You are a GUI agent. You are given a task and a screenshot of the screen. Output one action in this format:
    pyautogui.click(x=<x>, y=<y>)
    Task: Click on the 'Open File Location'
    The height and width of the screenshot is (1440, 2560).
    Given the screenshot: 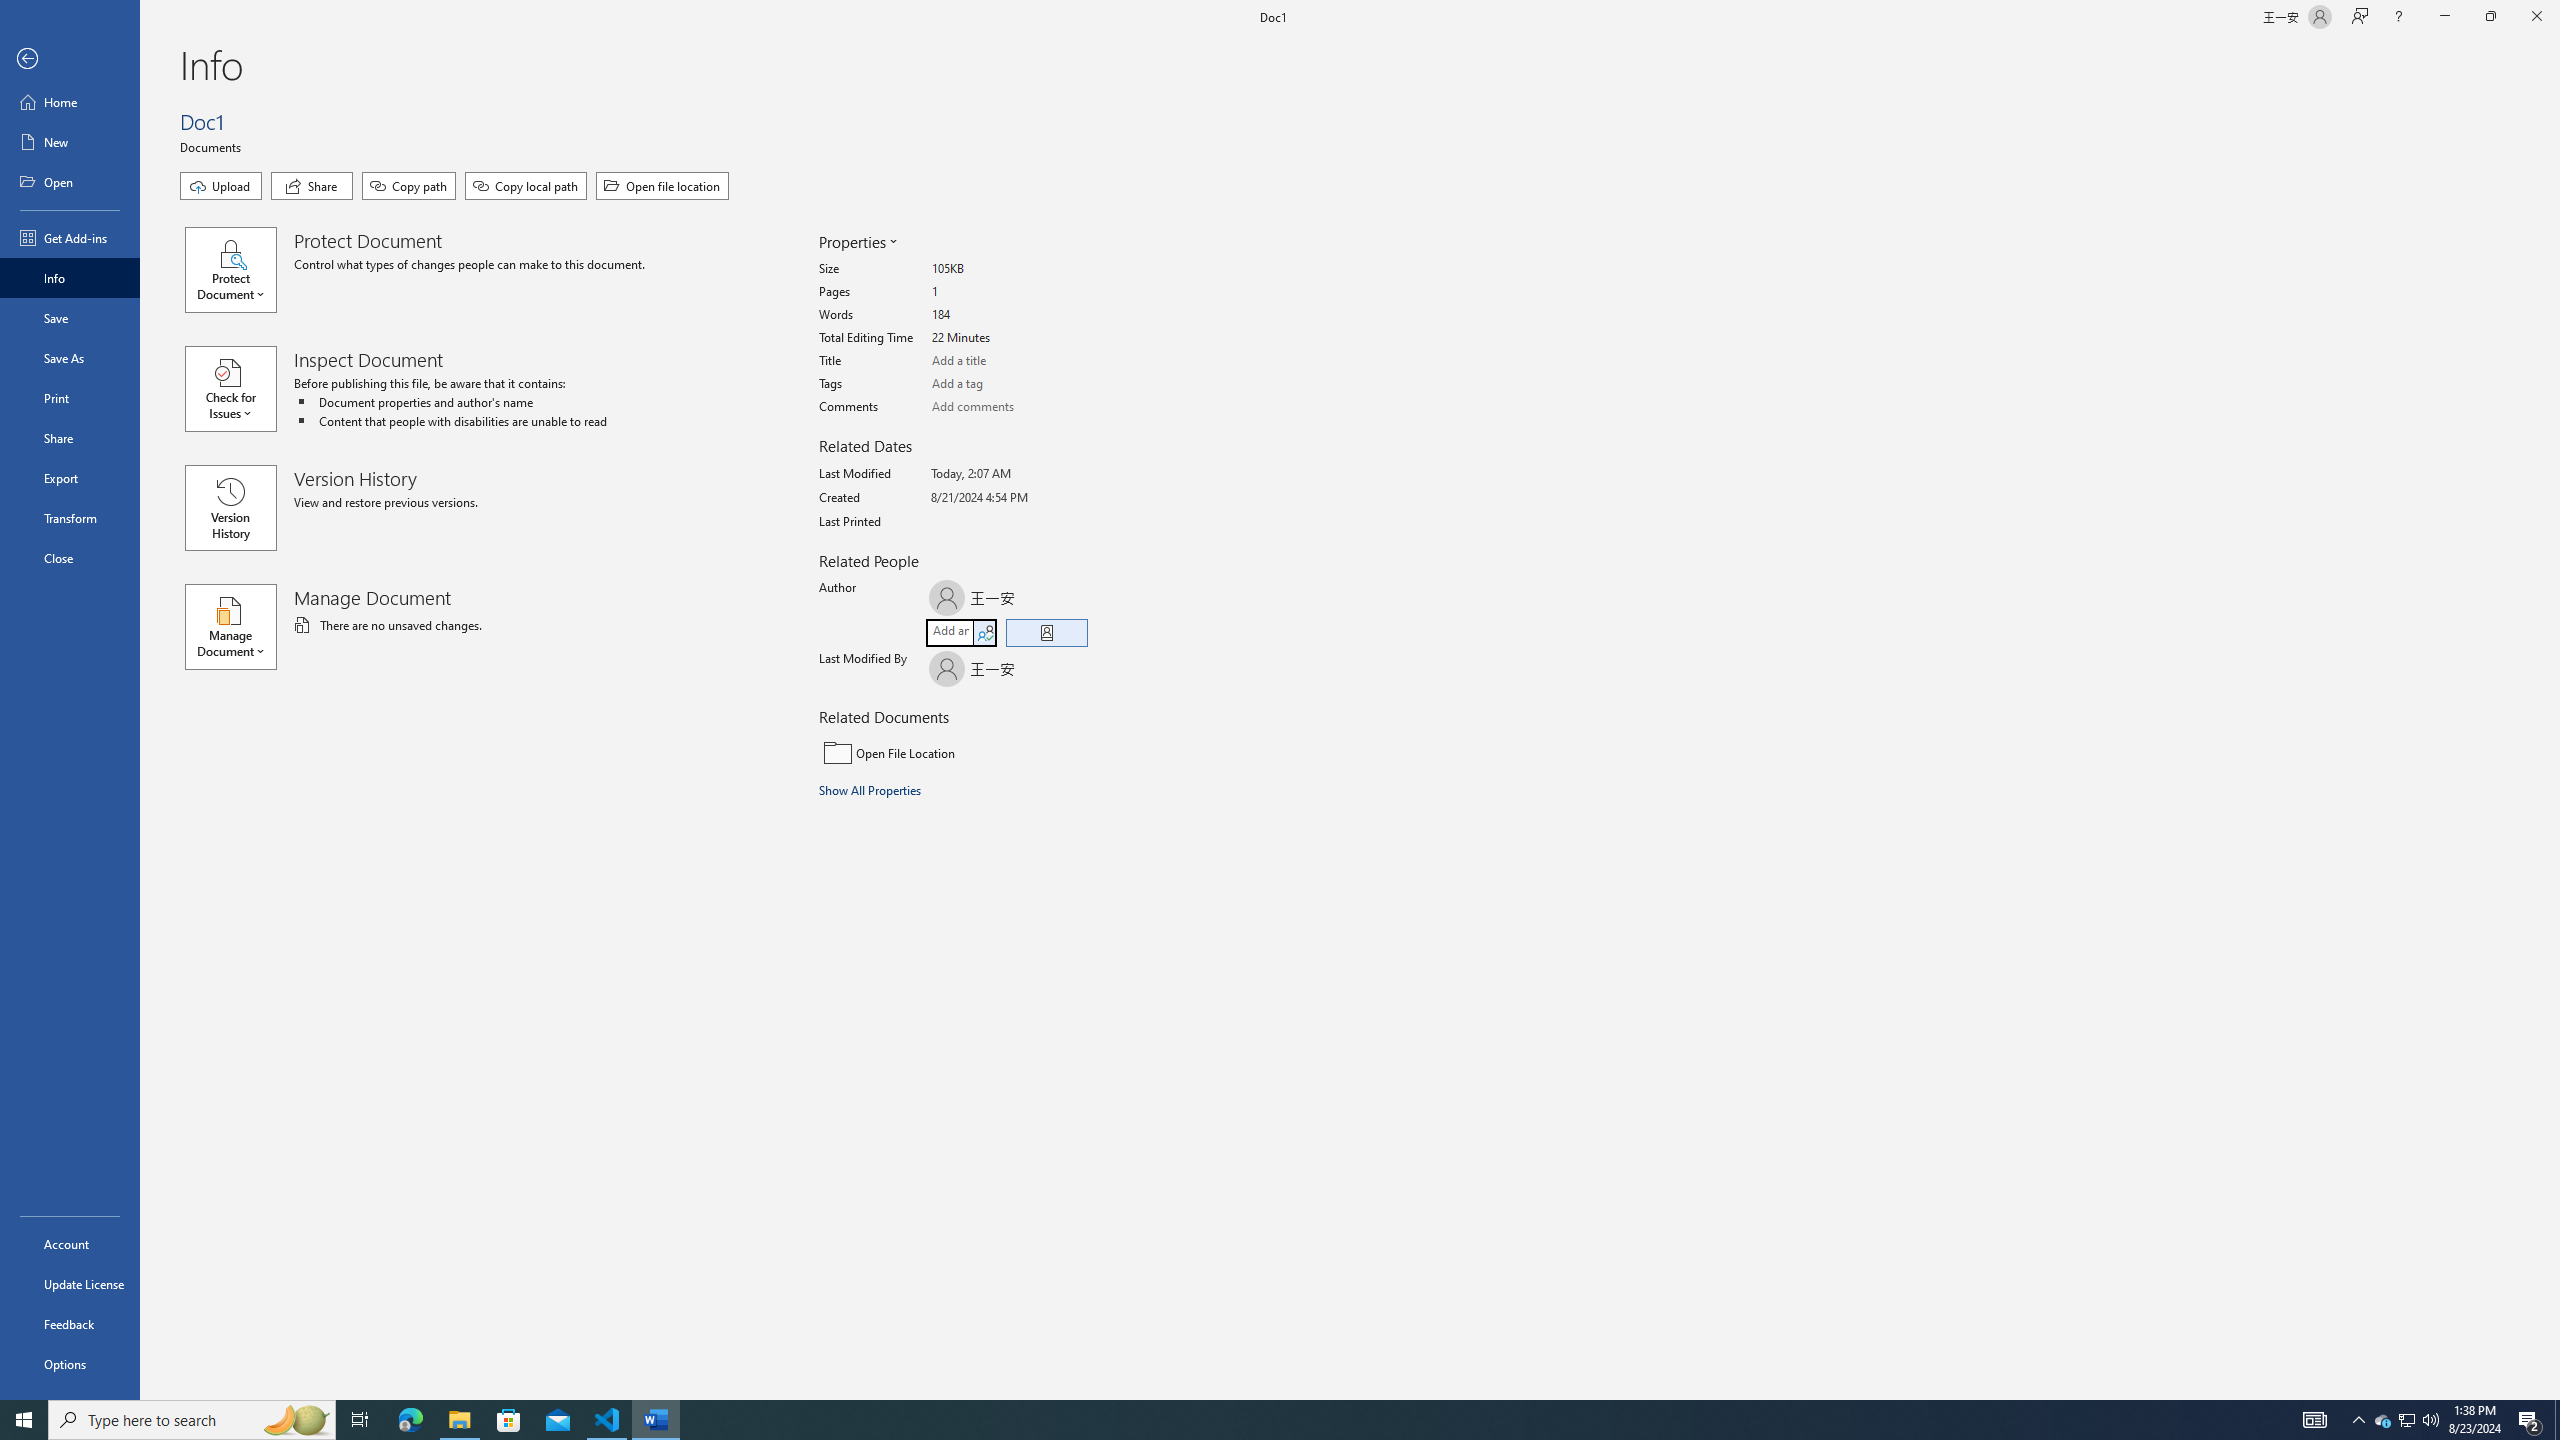 What is the action you would take?
    pyautogui.click(x=953, y=752)
    